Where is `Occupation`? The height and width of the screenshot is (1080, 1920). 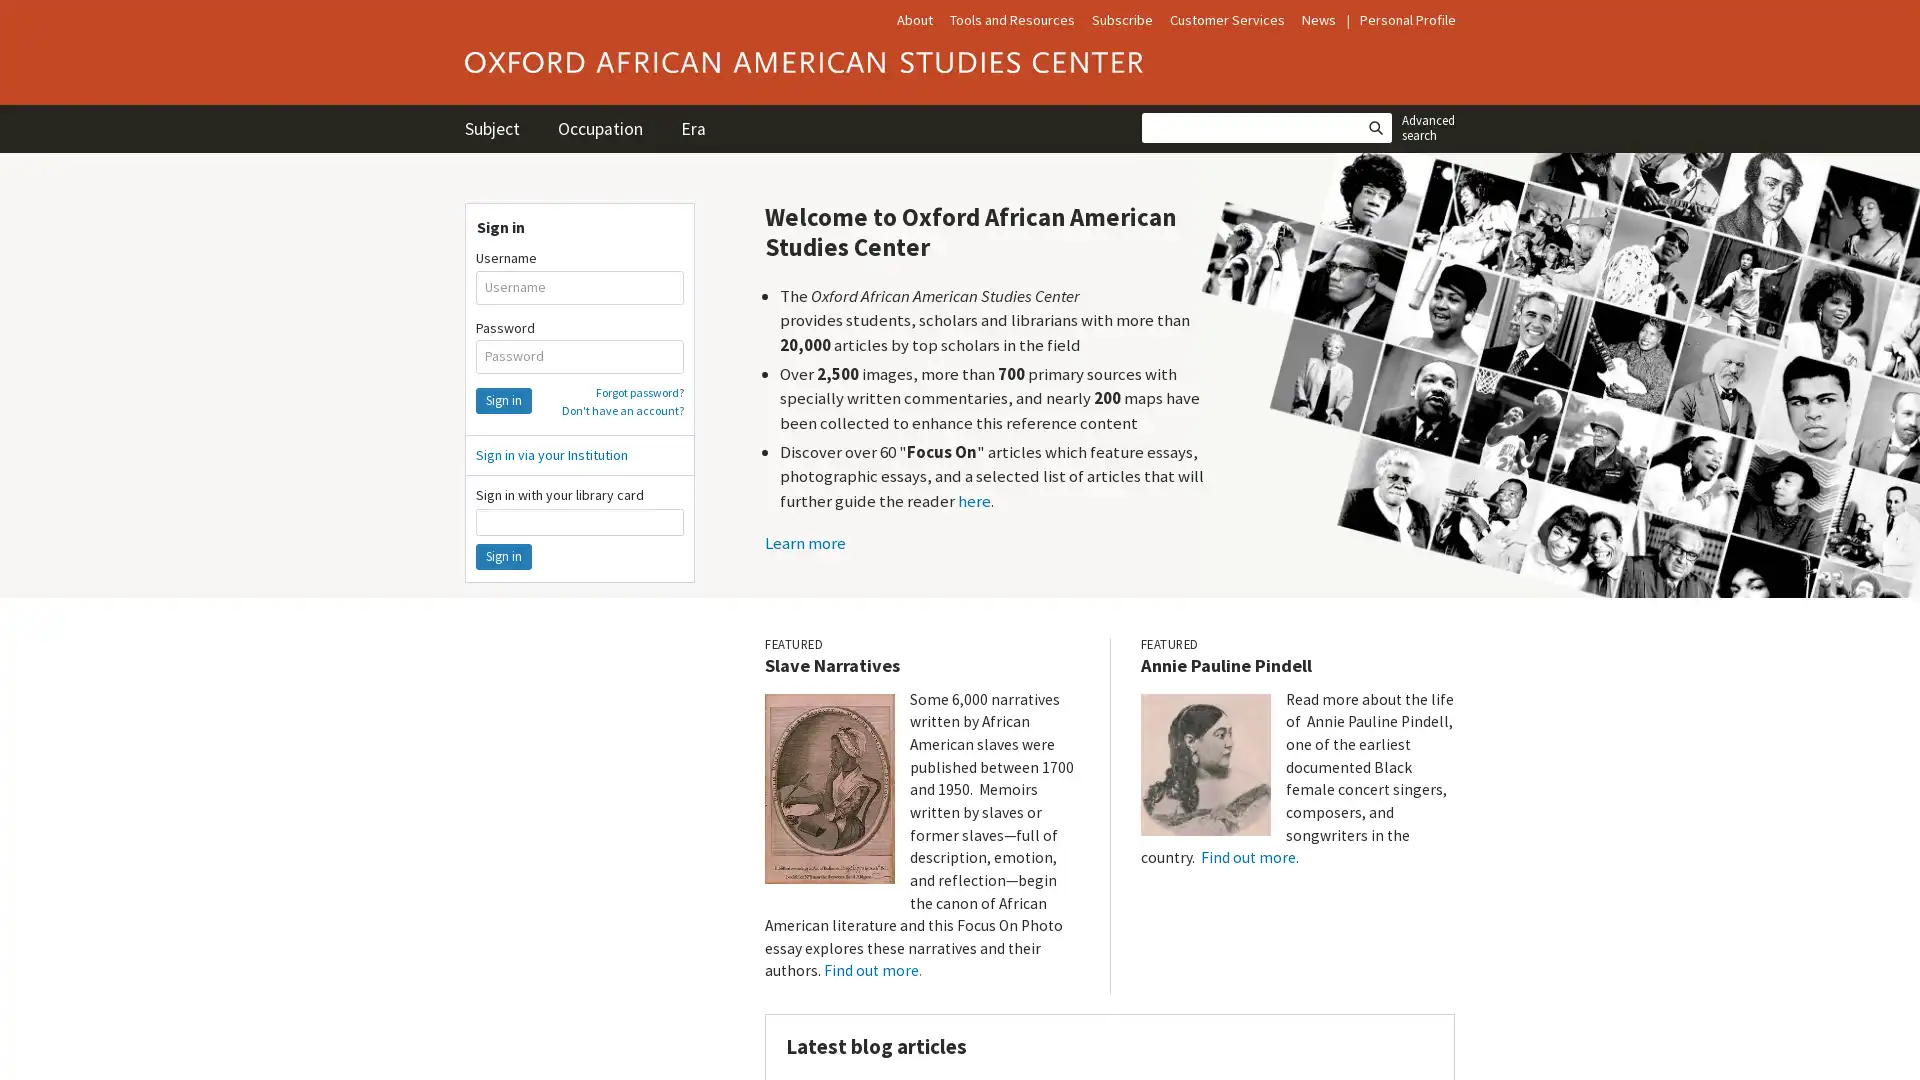
Occupation is located at coordinates (598, 128).